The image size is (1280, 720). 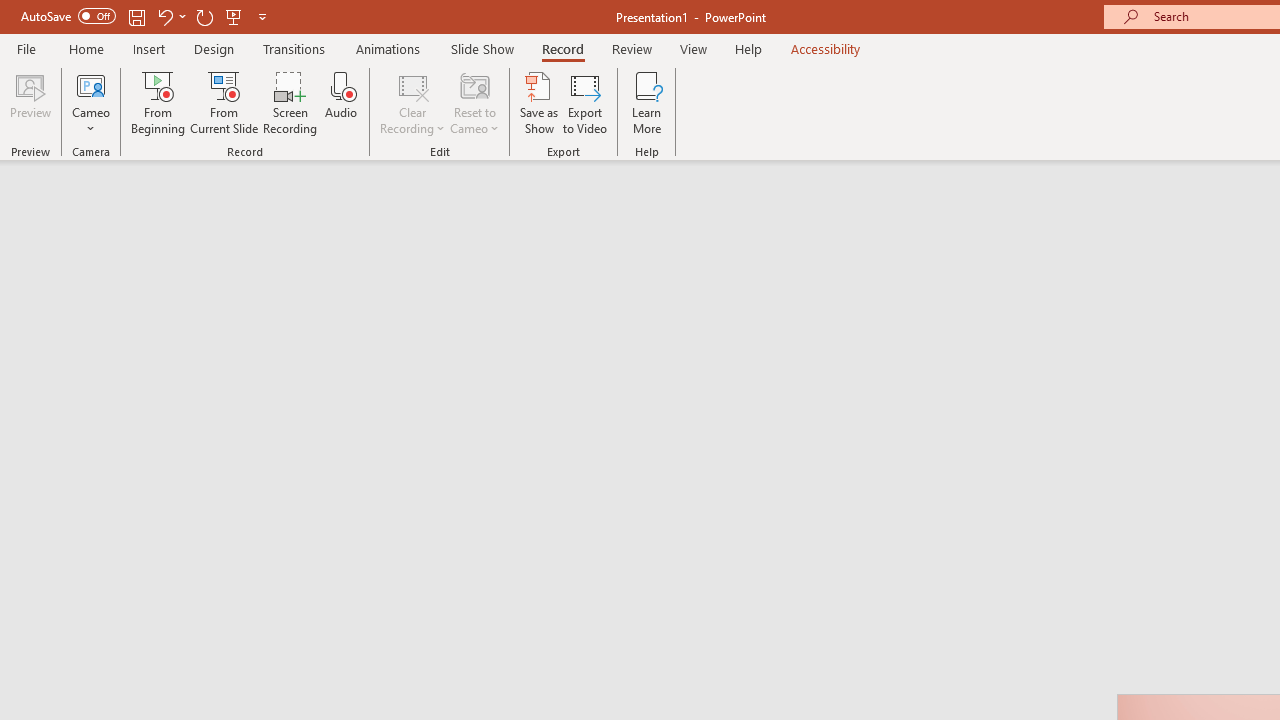 I want to click on 'Clear Recording', so click(x=411, y=103).